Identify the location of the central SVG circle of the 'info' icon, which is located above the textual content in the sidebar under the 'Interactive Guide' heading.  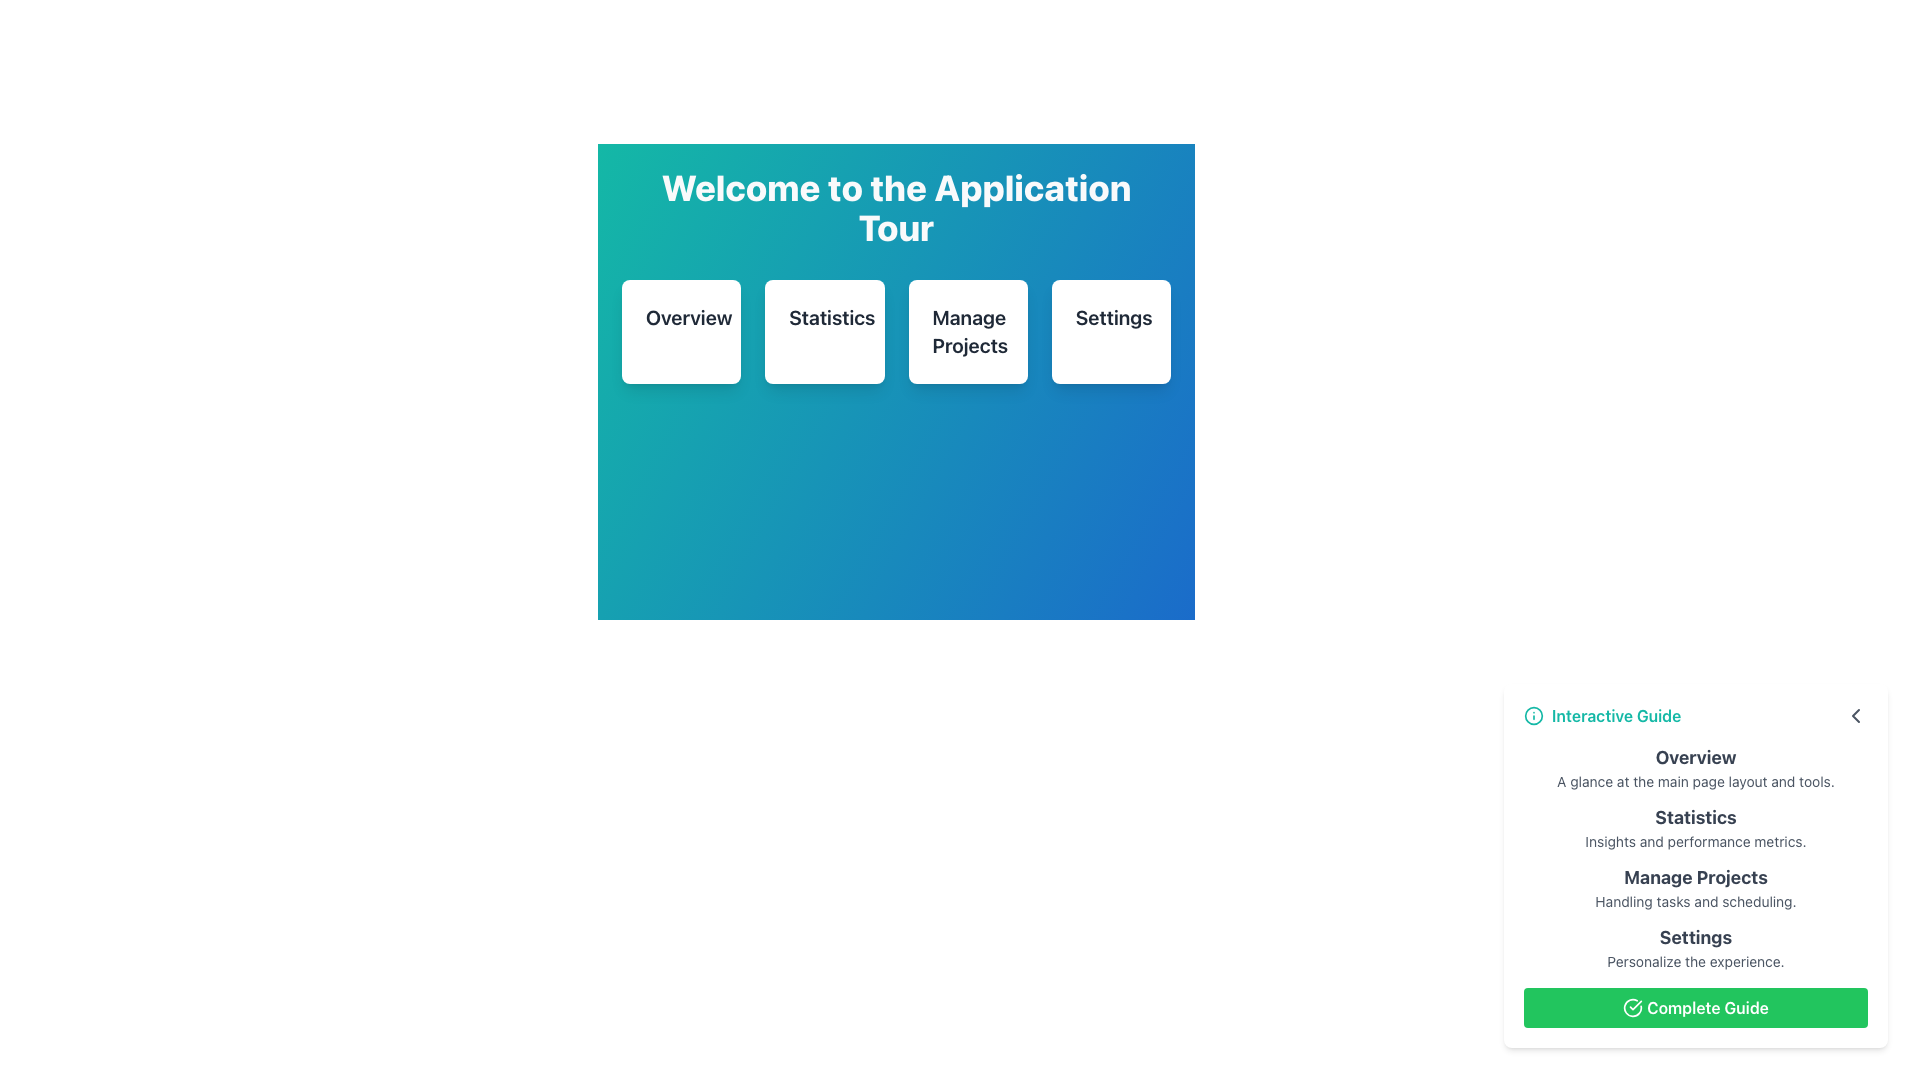
(1533, 715).